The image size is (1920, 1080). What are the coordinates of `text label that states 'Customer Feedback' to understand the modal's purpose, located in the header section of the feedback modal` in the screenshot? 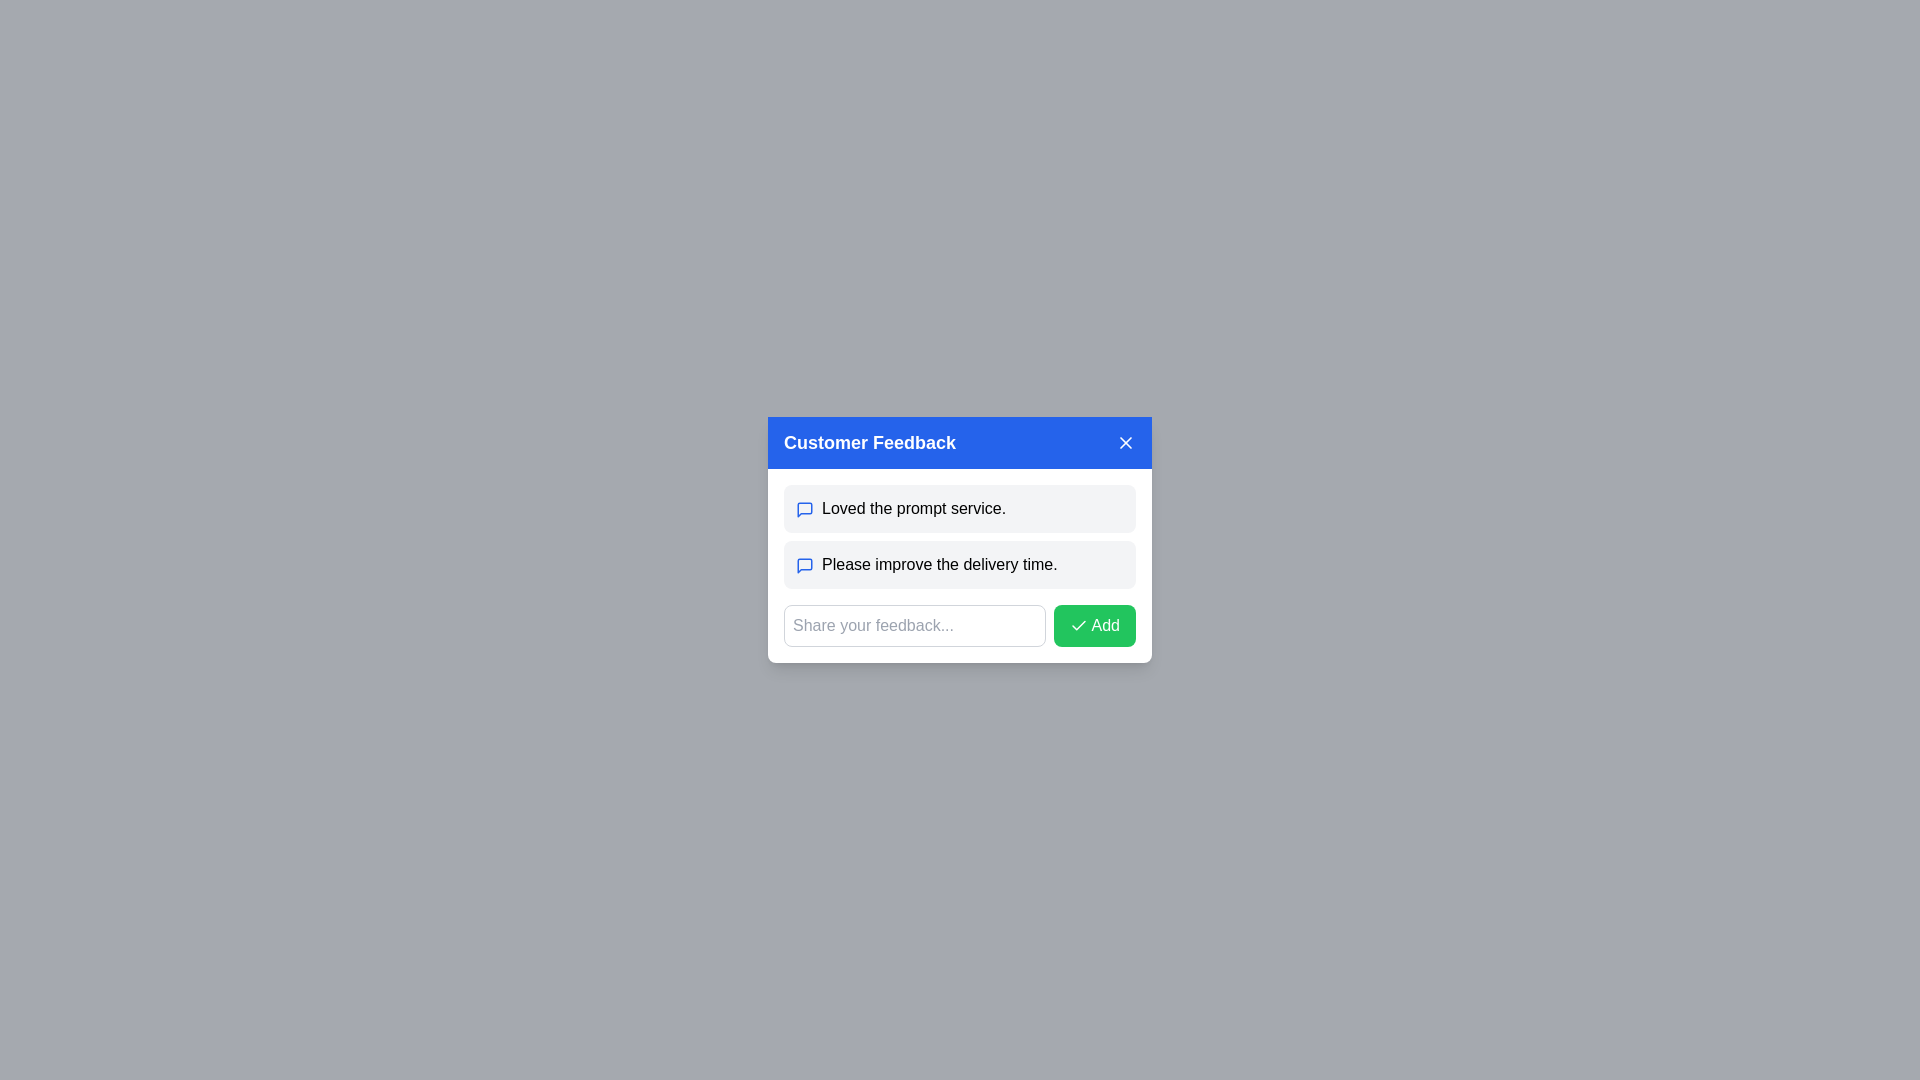 It's located at (869, 442).